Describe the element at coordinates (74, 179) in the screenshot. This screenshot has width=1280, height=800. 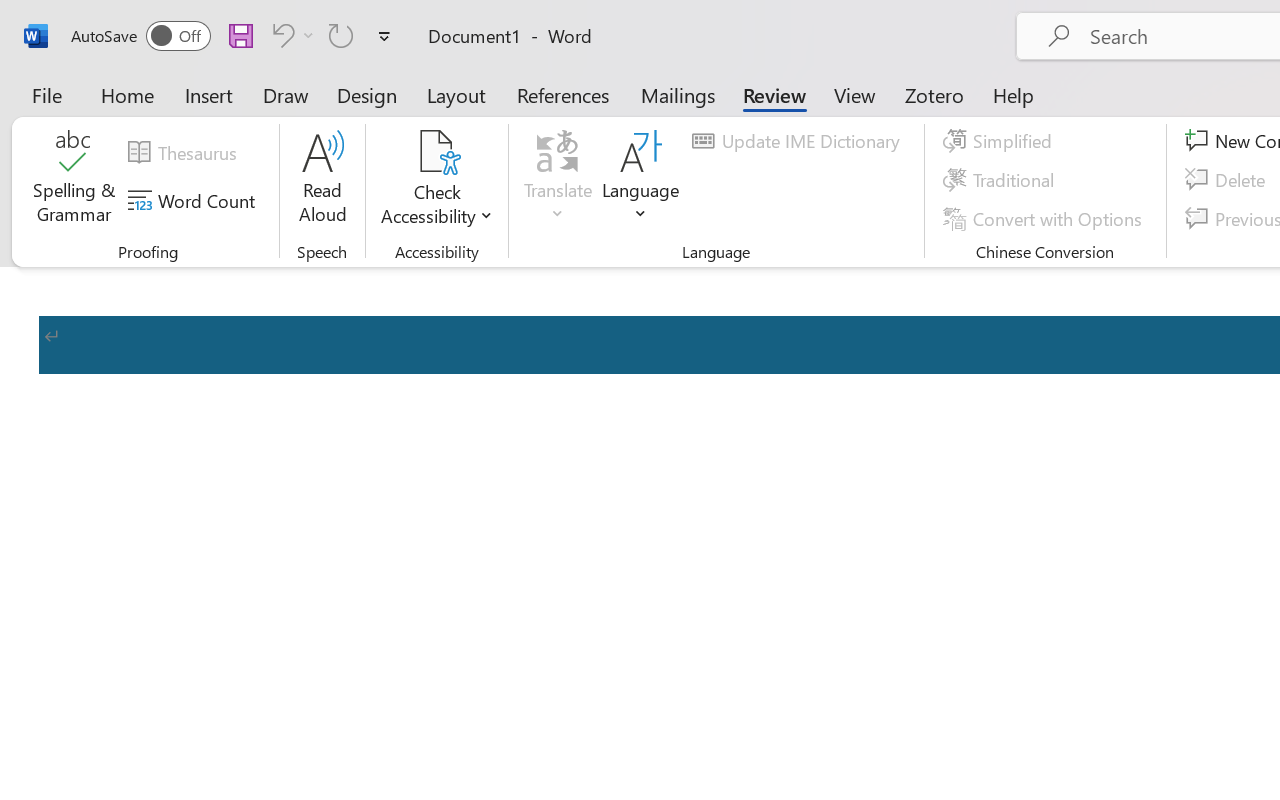
I see `'Spelling & Grammar'` at that location.